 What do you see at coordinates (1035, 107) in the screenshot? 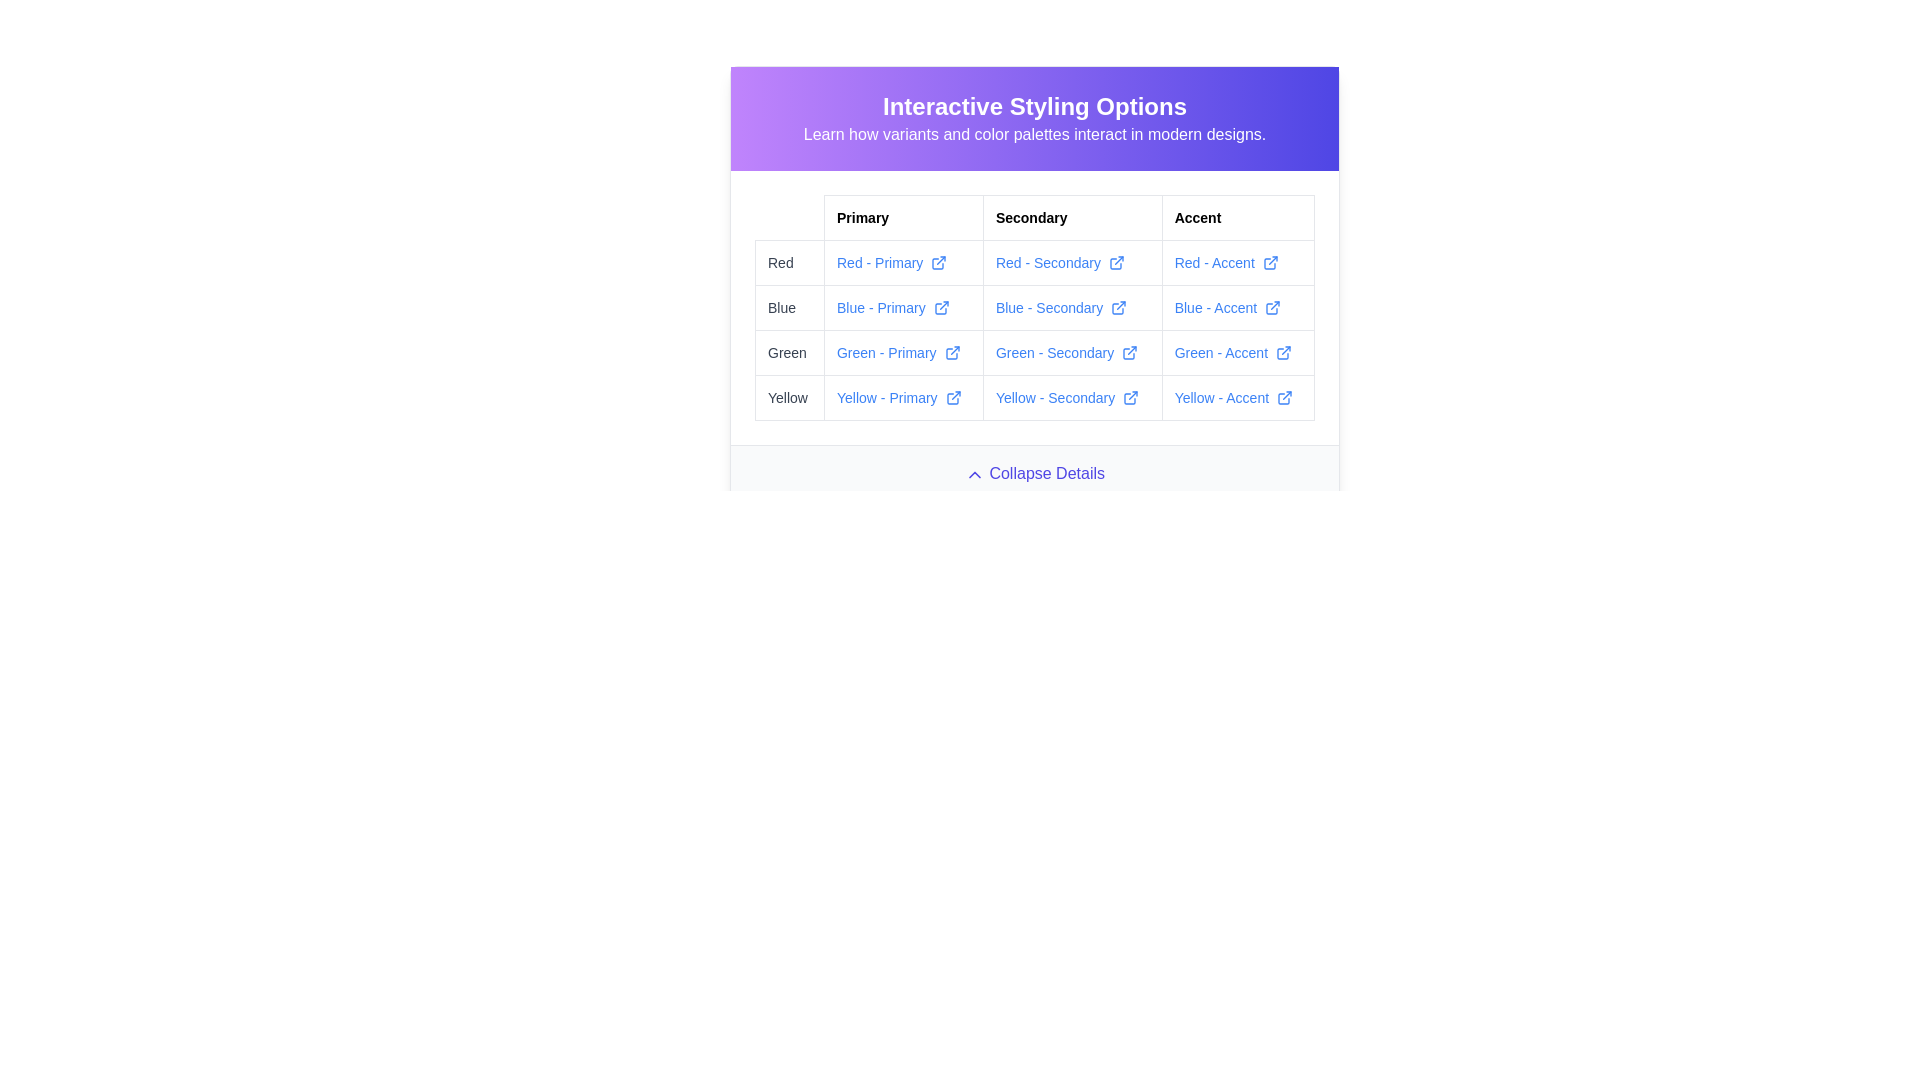
I see `the Text Header displaying 'Interactive Styling Options', which is prominently styled in a large, bold font against a gradient background` at bounding box center [1035, 107].